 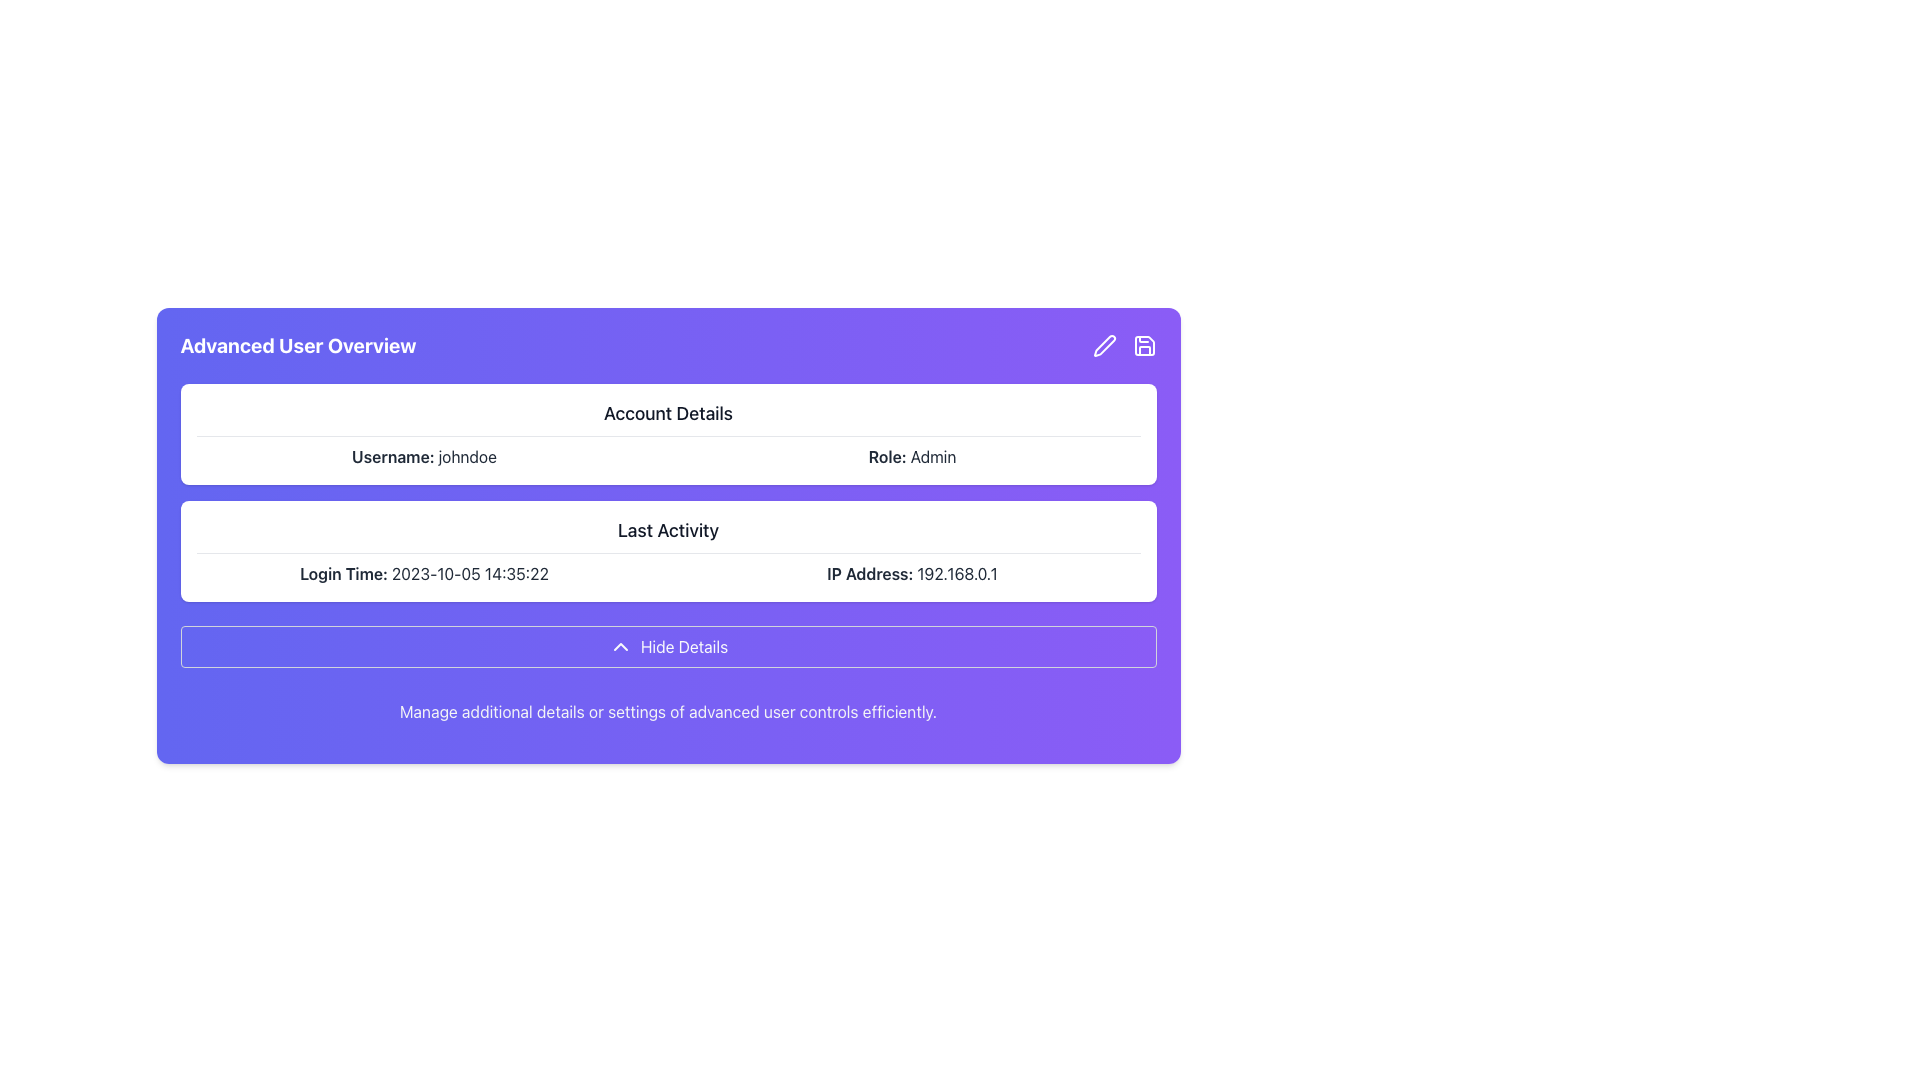 What do you see at coordinates (1103, 345) in the screenshot?
I see `the pen icon located in the top-right corner of the card-like interface with a purple background` at bounding box center [1103, 345].